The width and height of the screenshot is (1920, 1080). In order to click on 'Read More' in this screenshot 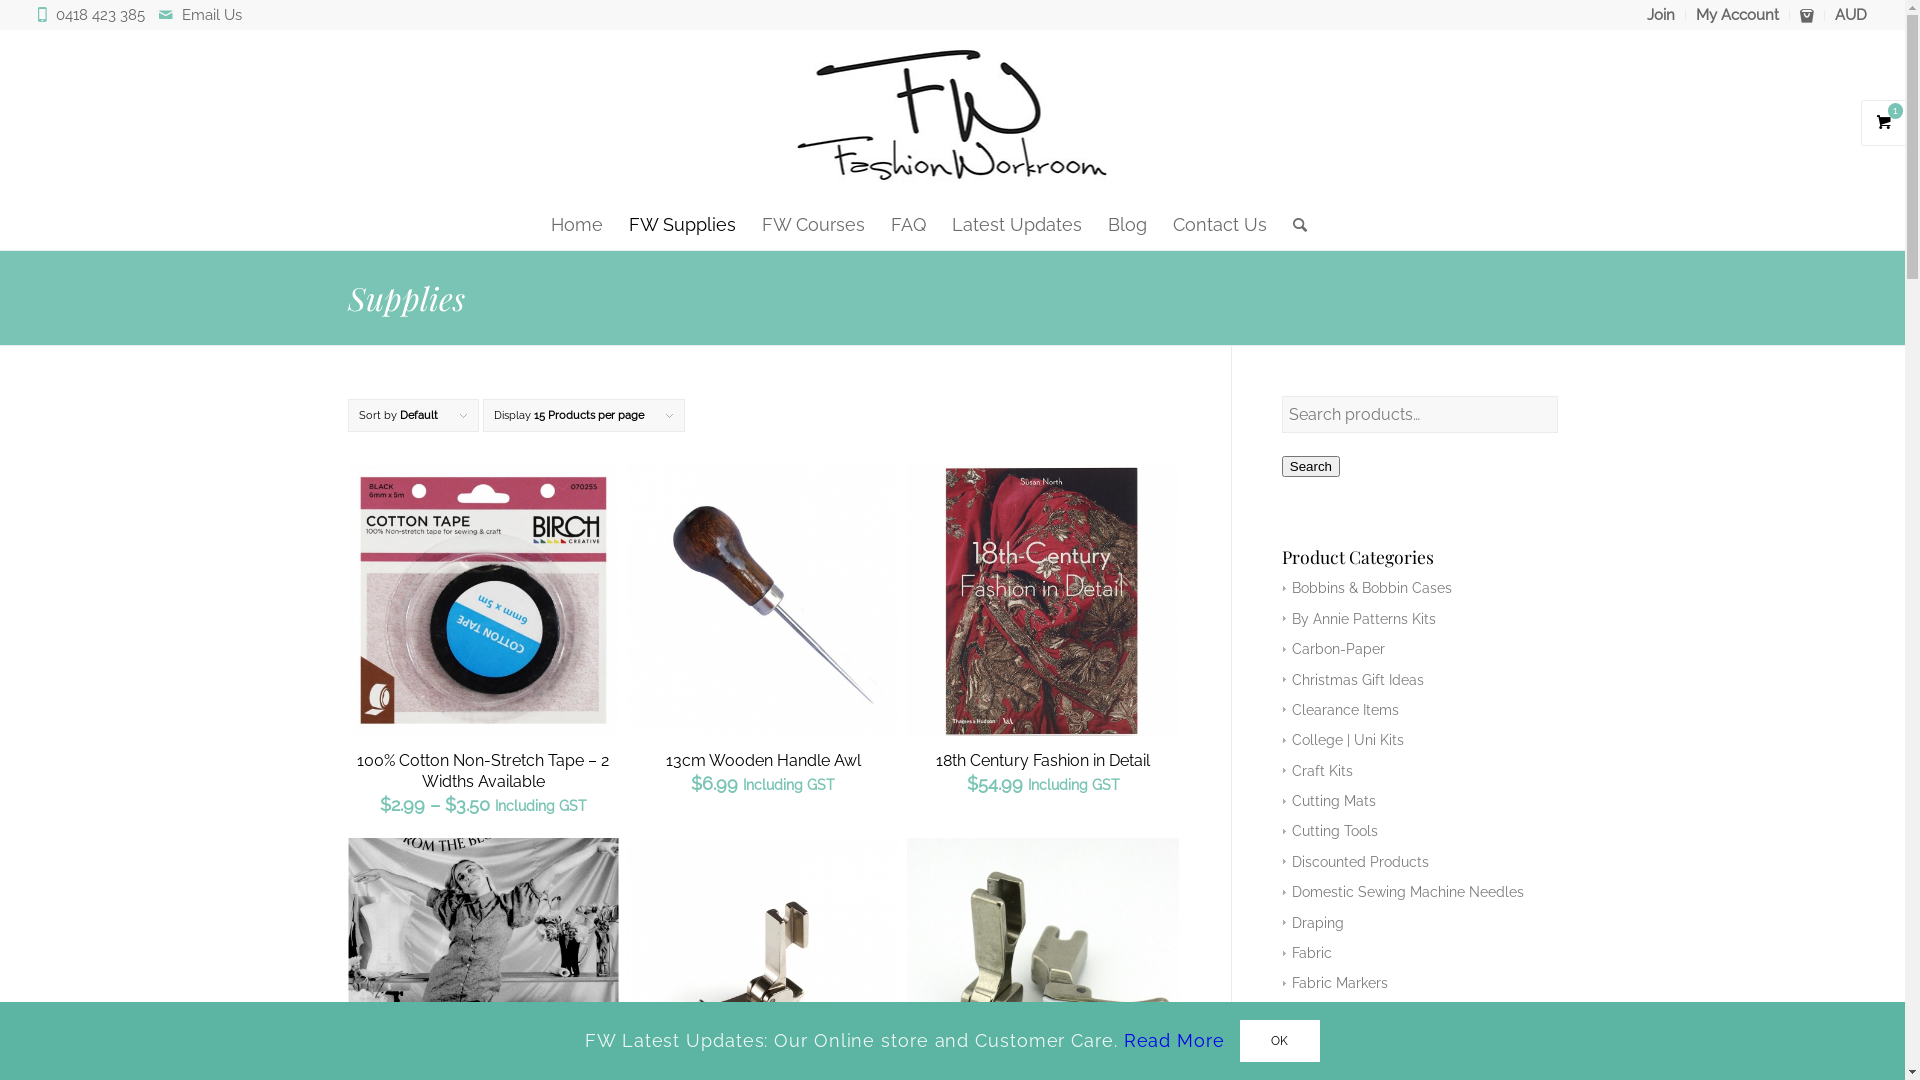, I will do `click(1174, 1039)`.